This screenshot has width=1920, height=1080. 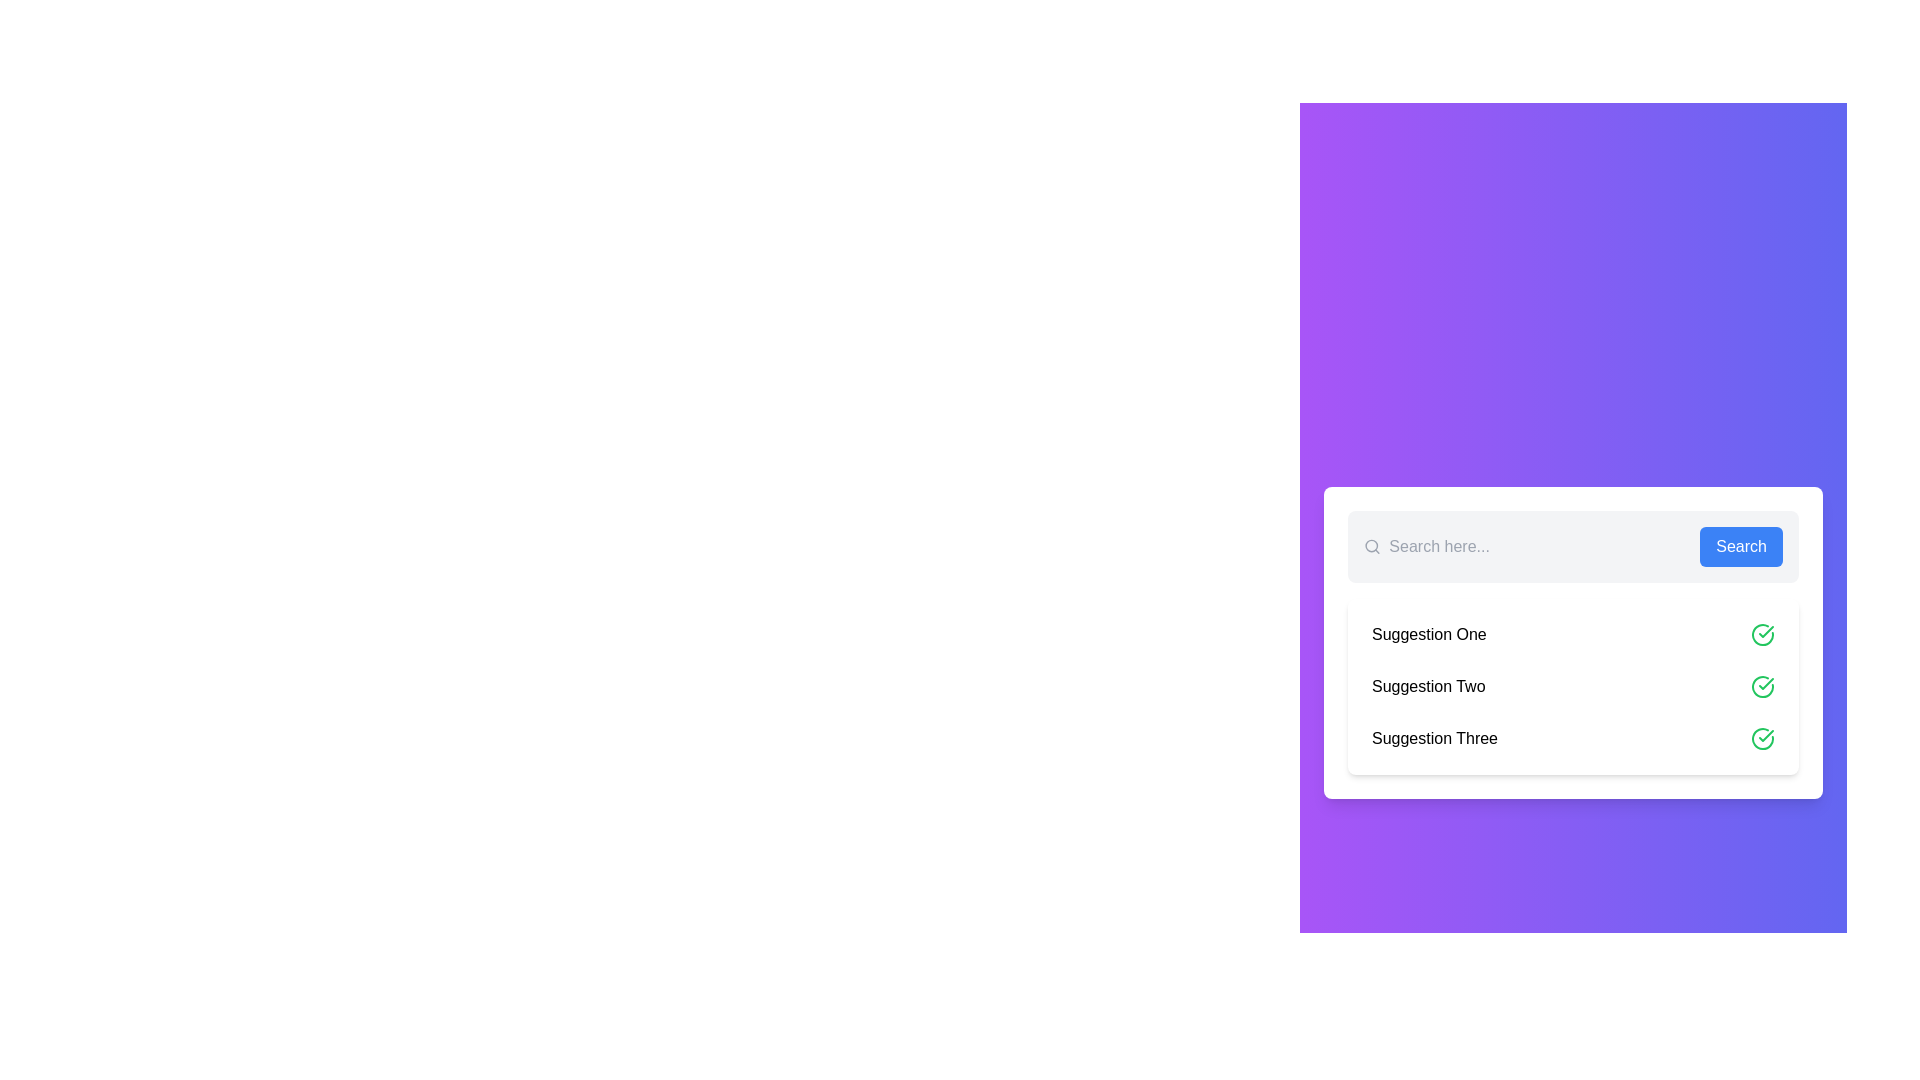 I want to click on the checkmark icon located to the far right of the list item labeled 'Suggestion Two', which serves as a visual indicator of selection validity, so click(x=1762, y=685).